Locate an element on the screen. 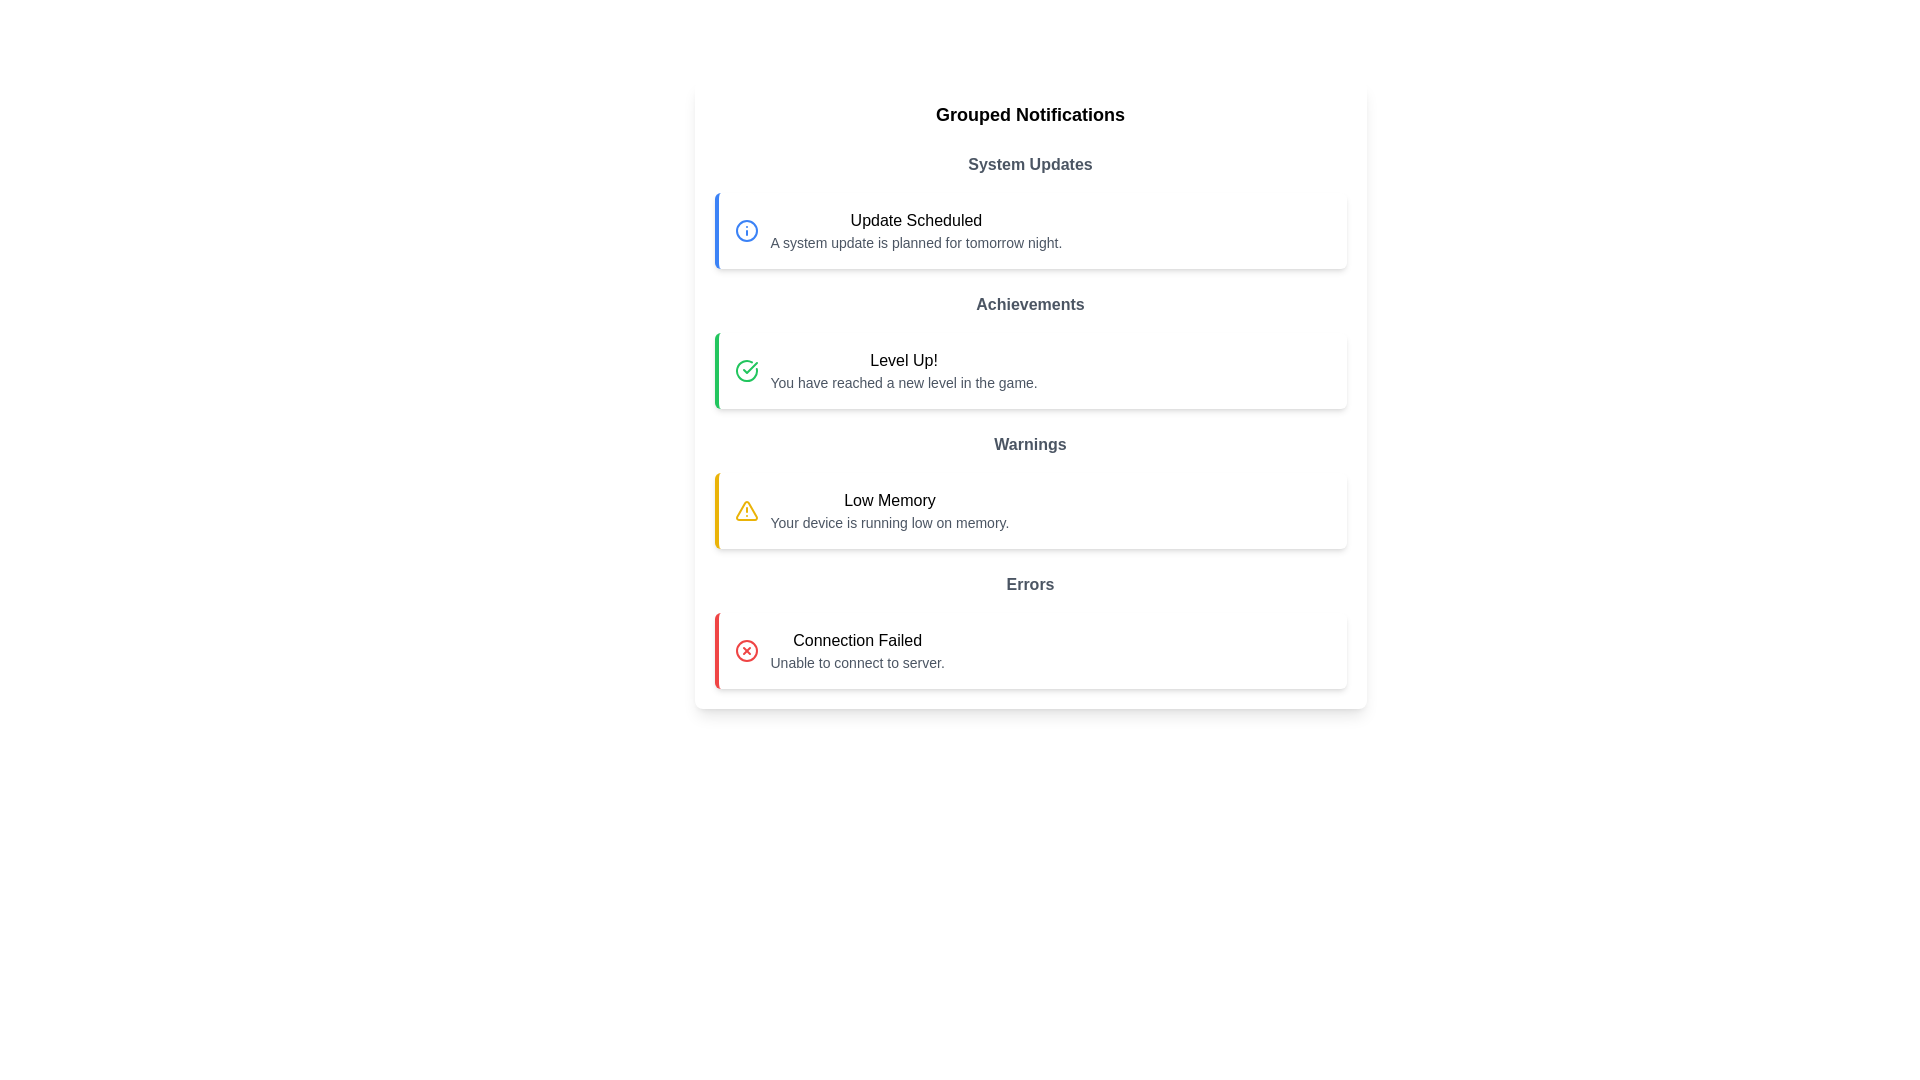 The width and height of the screenshot is (1920, 1080). the 'Errors' static text label, which is displayed in bold gray font and serves as a header for related content is located at coordinates (1030, 585).